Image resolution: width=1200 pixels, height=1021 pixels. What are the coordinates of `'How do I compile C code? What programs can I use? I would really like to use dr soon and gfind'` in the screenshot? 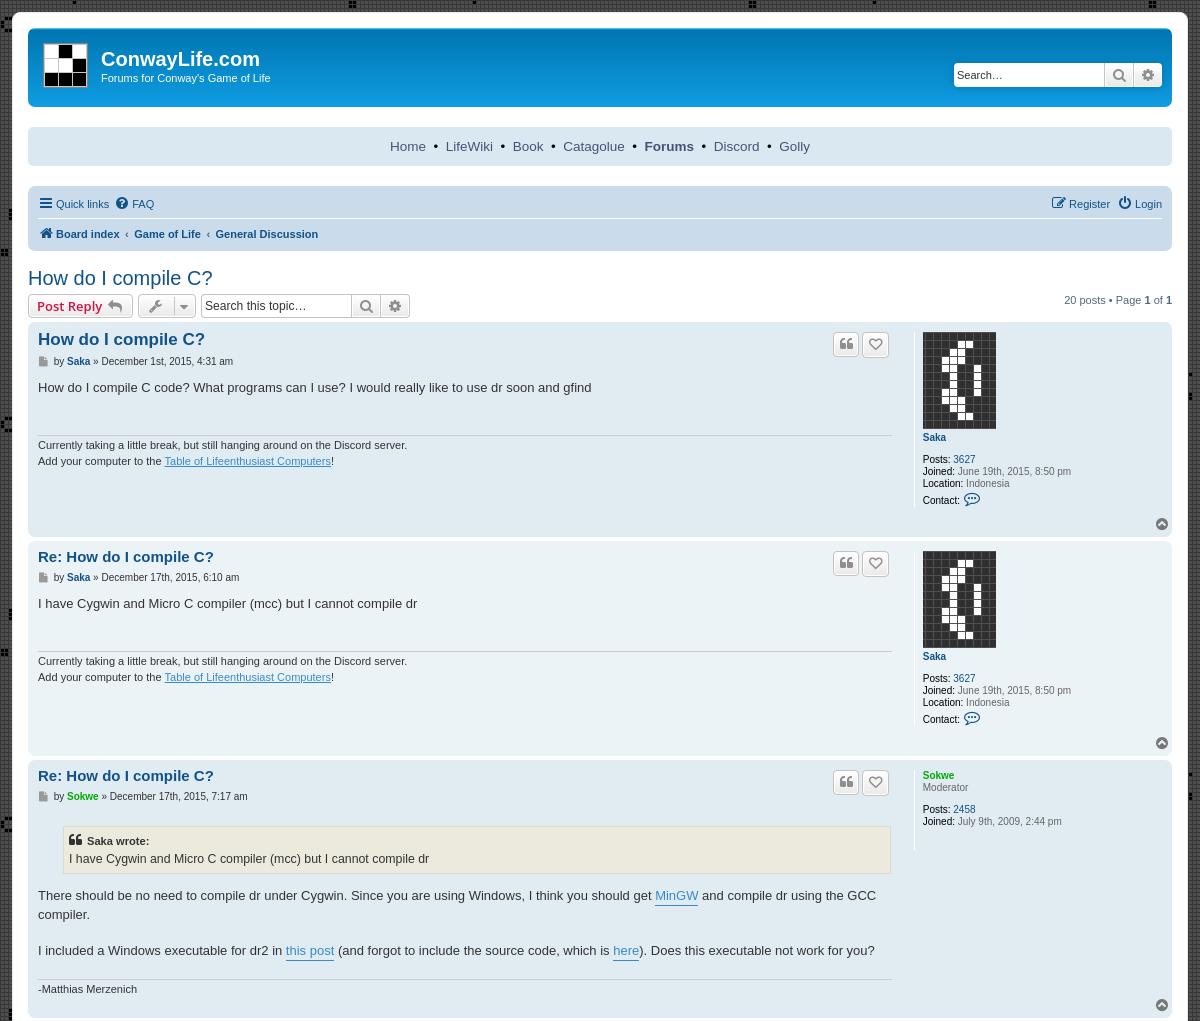 It's located at (314, 386).